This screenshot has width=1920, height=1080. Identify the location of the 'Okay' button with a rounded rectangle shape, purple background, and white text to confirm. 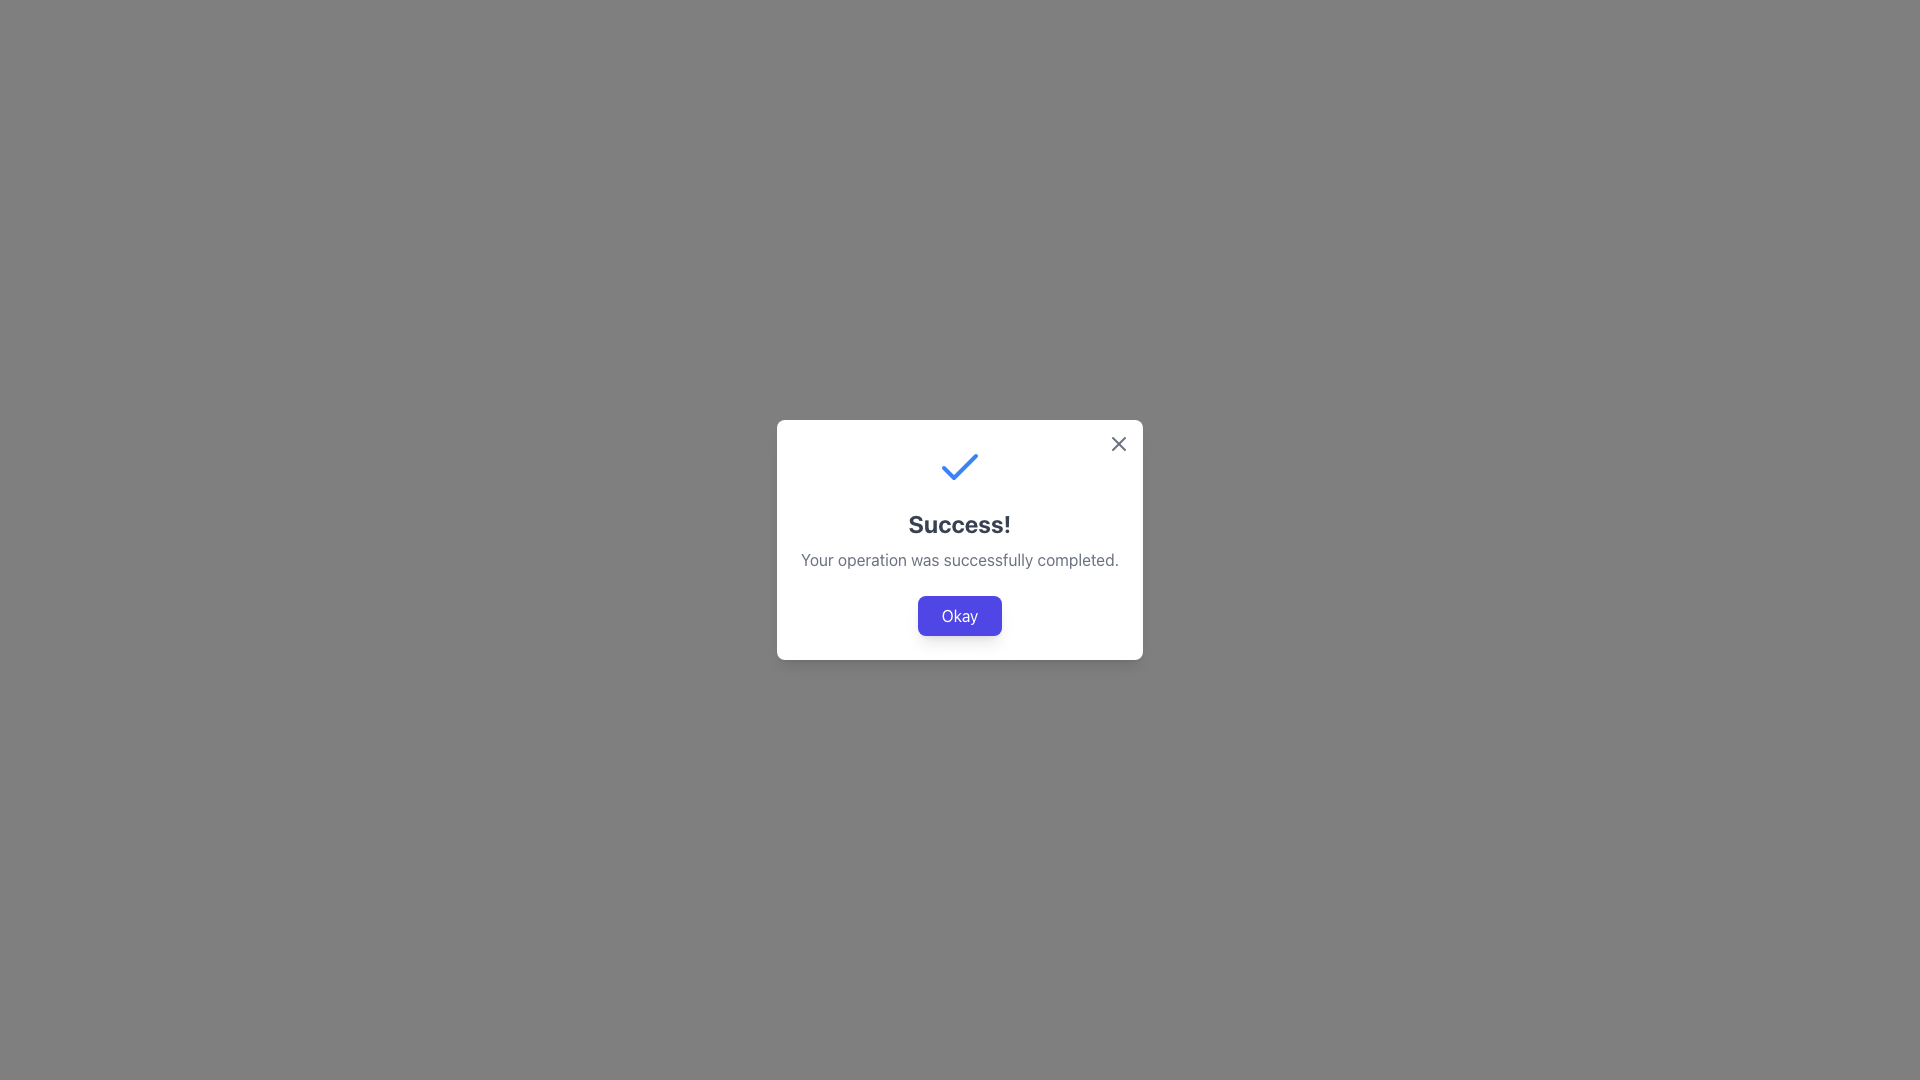
(960, 615).